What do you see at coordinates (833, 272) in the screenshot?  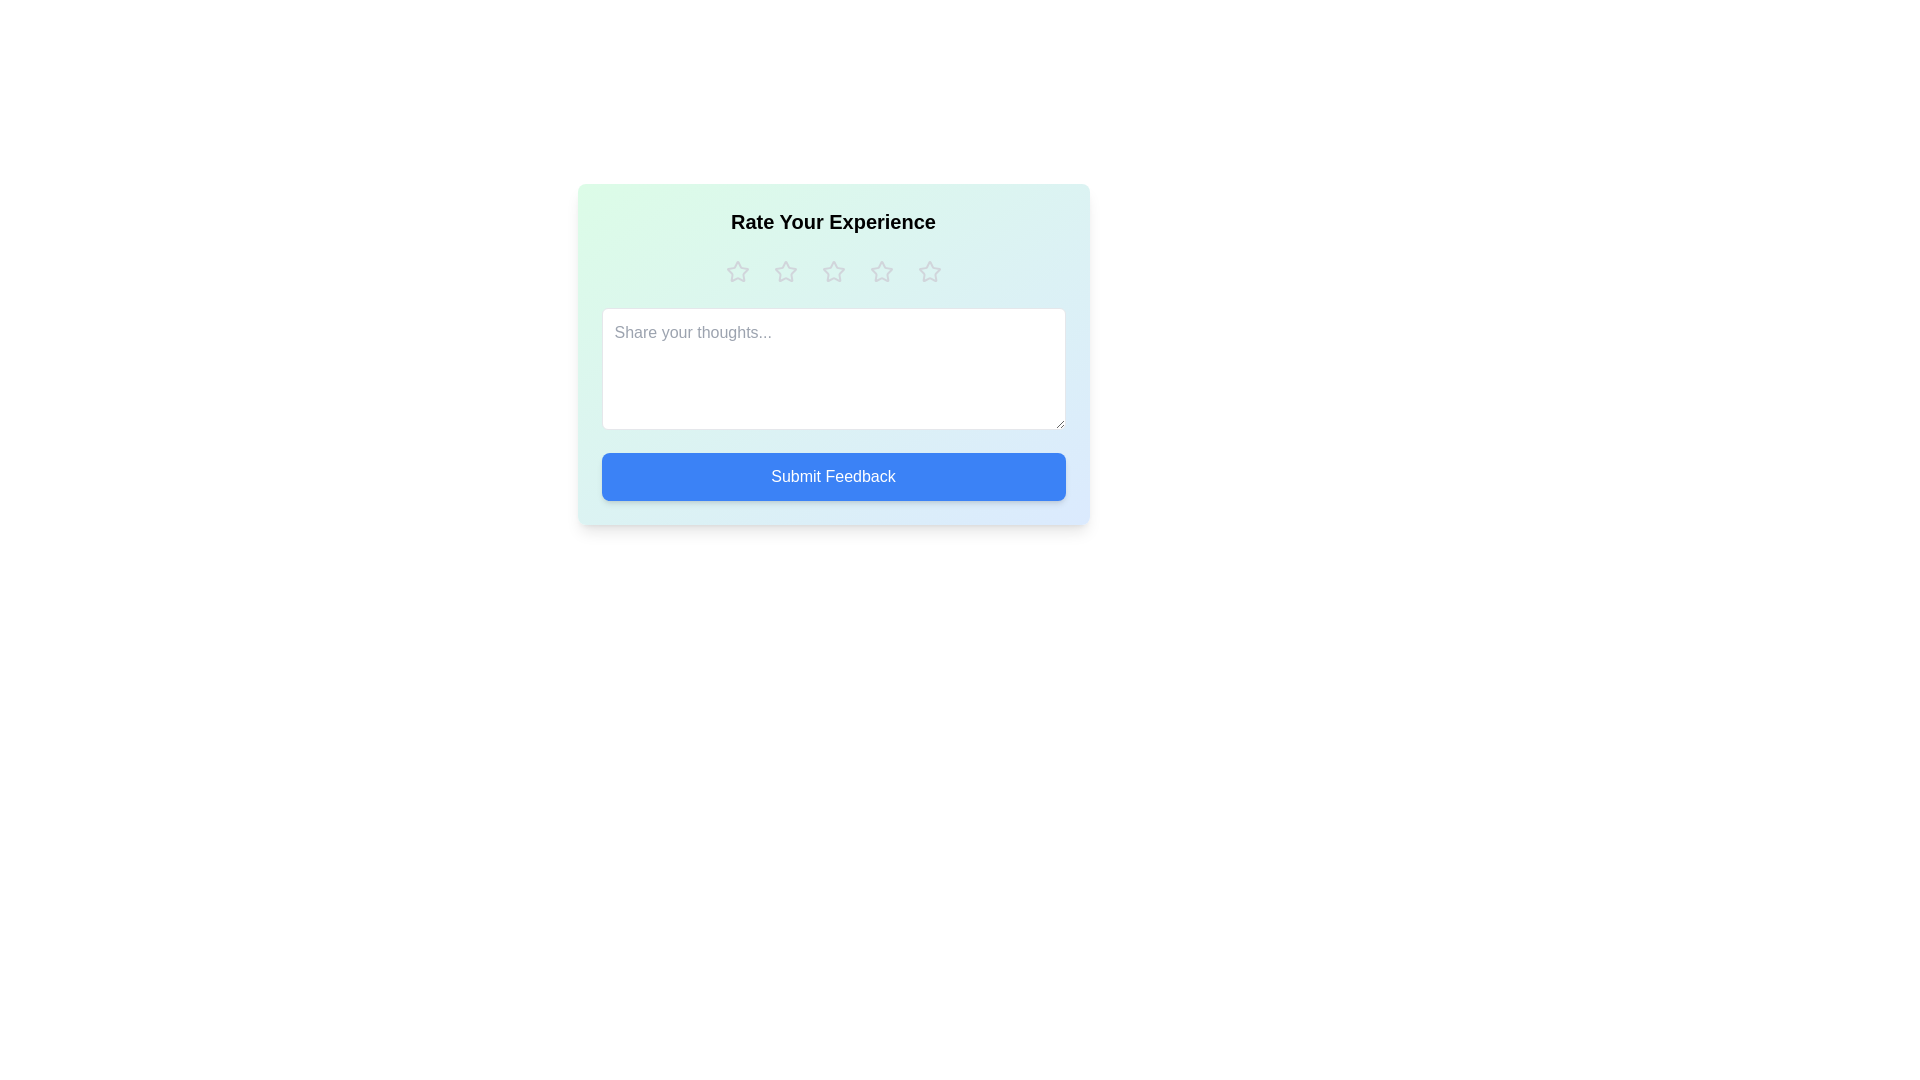 I see `the star corresponding to 3 to preview the rating` at bounding box center [833, 272].